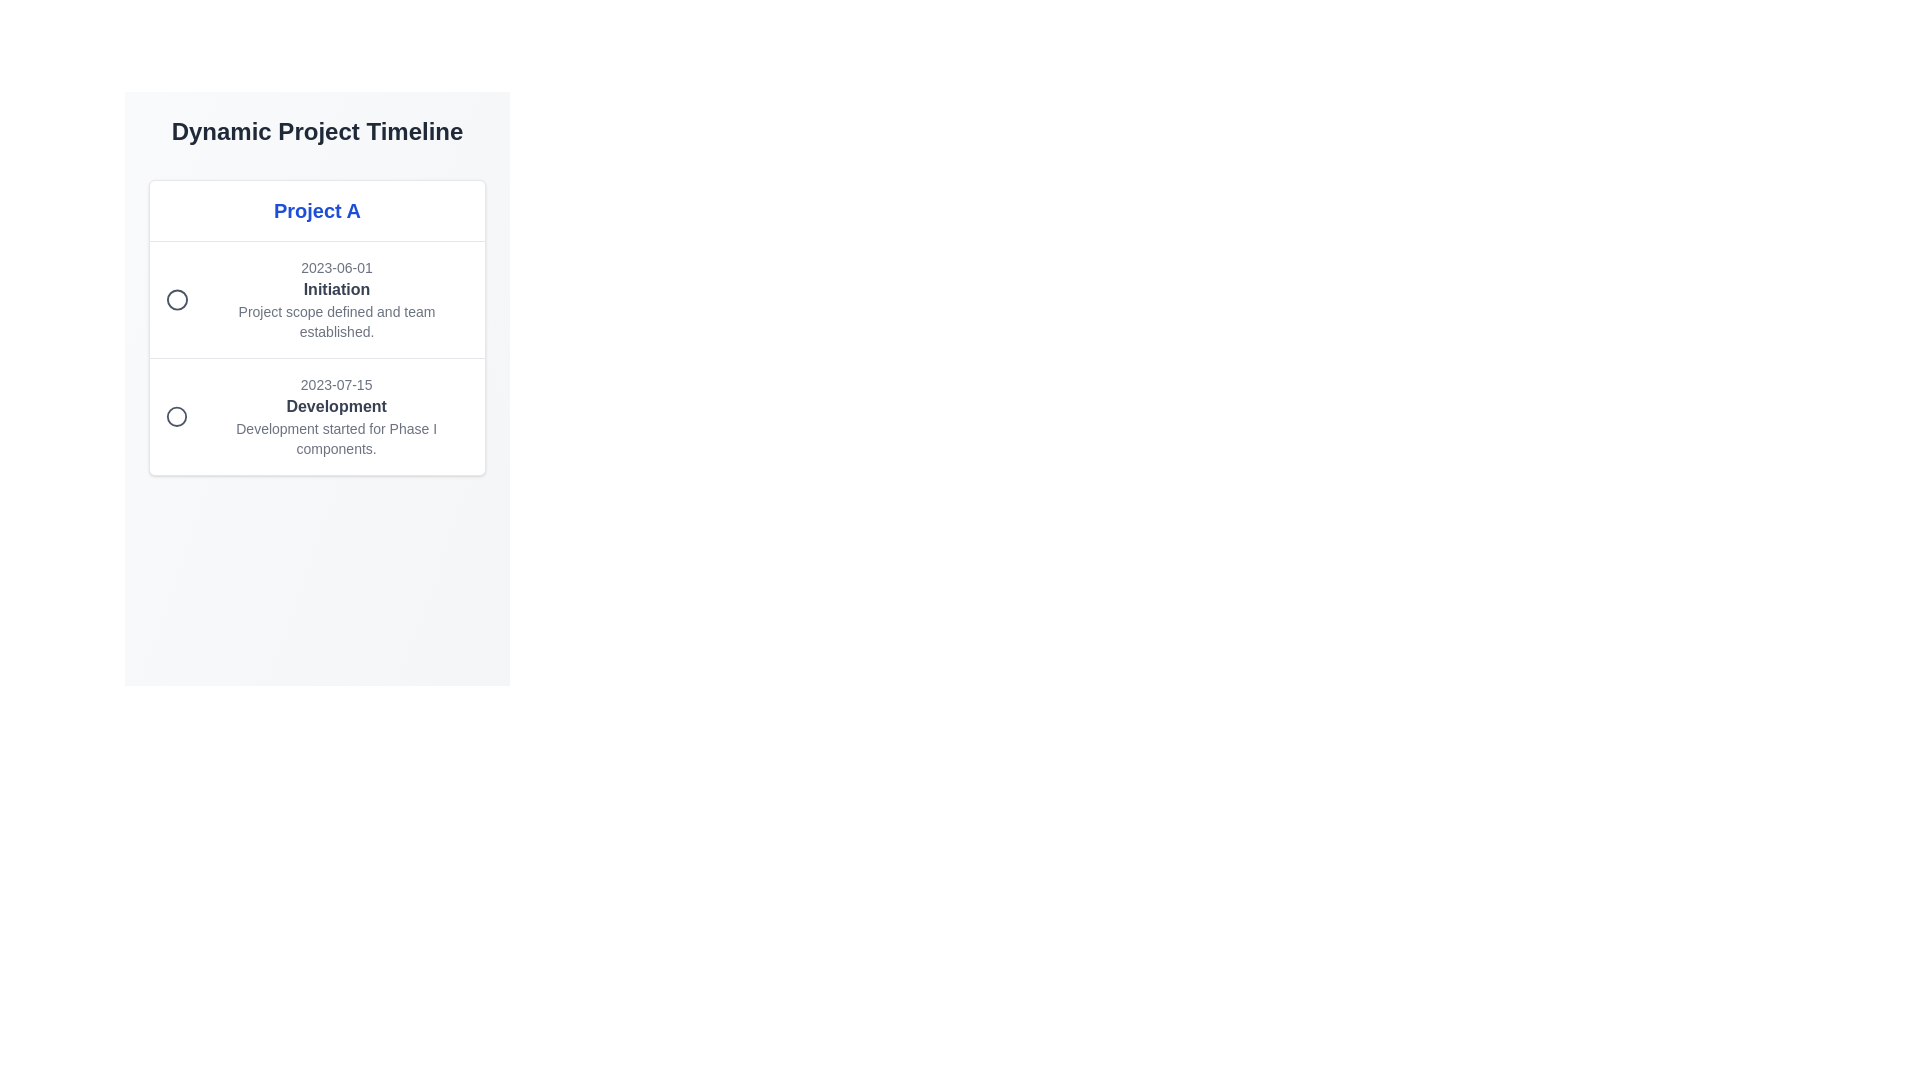  I want to click on text block providing additional context below the 'Initiation' header in the vertical timeline, so click(336, 320).